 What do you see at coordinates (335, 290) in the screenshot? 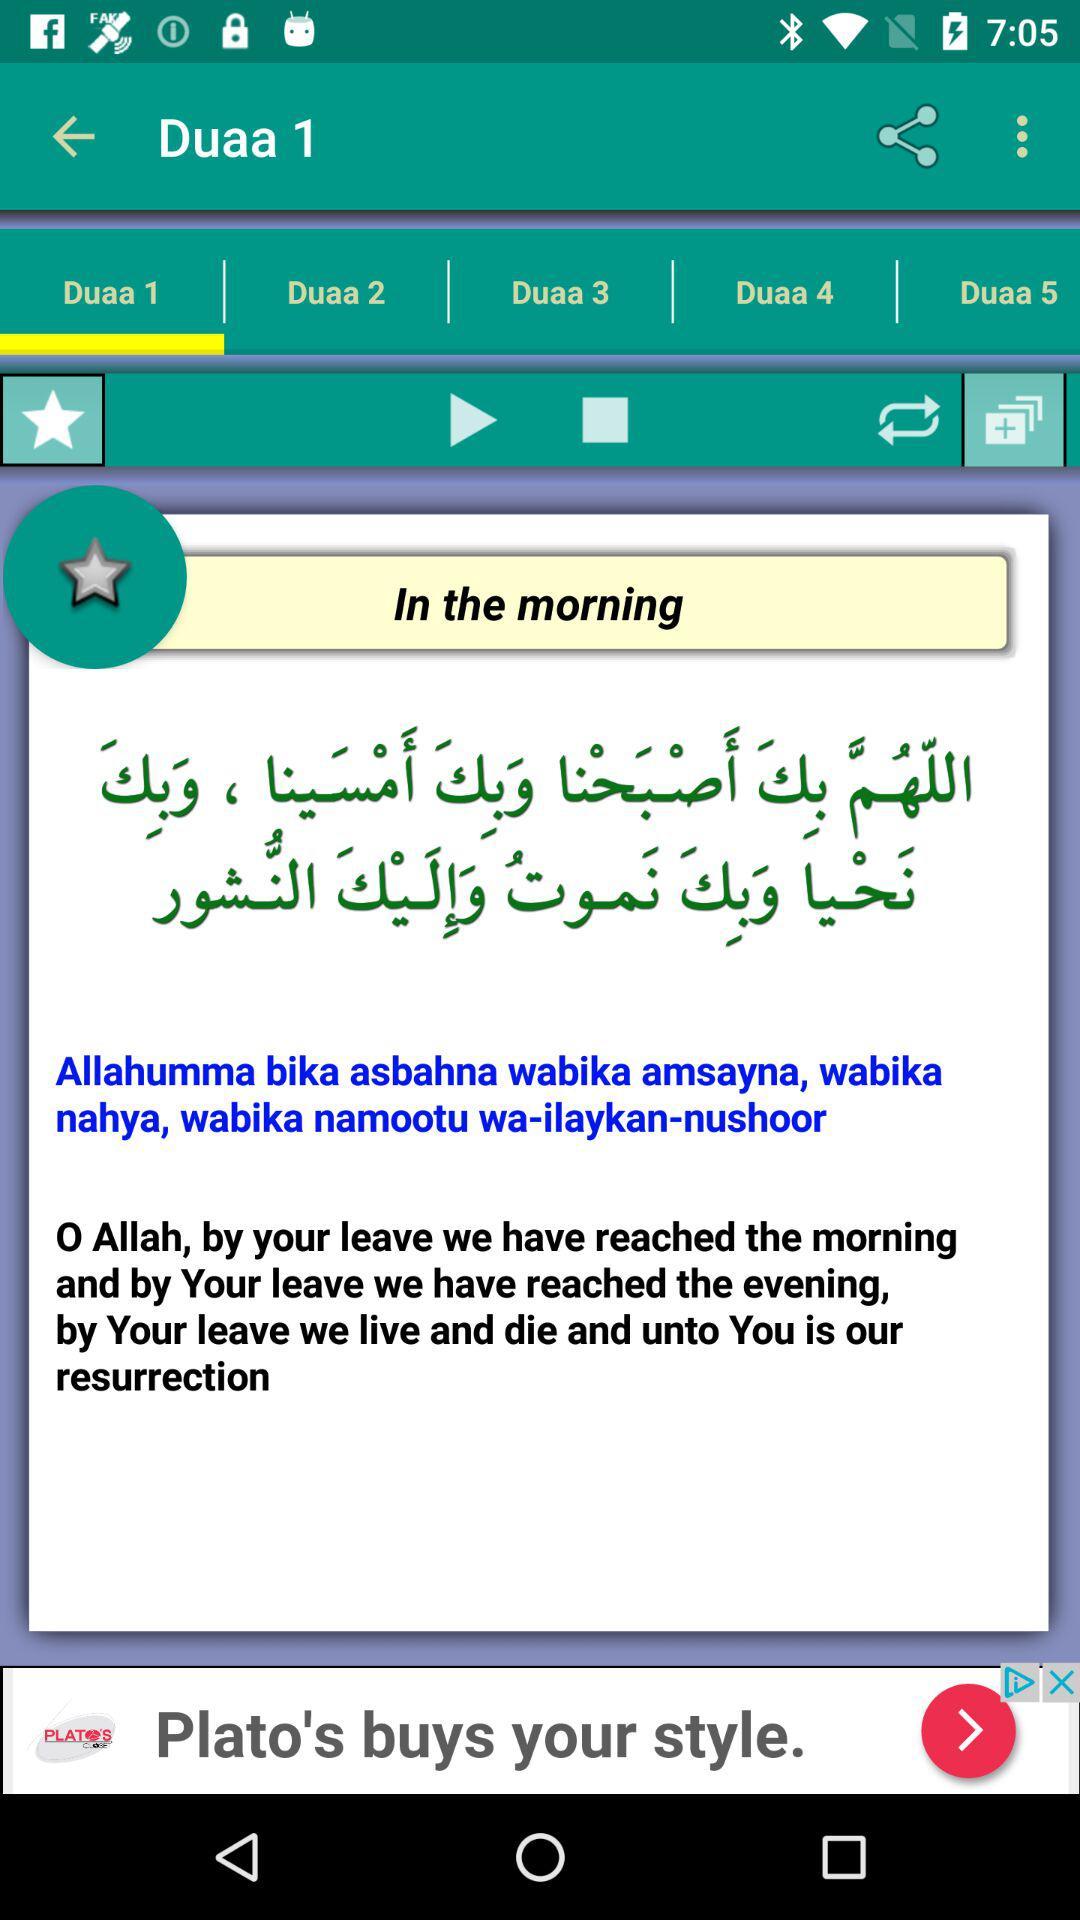
I see `duaa 2 item` at bounding box center [335, 290].